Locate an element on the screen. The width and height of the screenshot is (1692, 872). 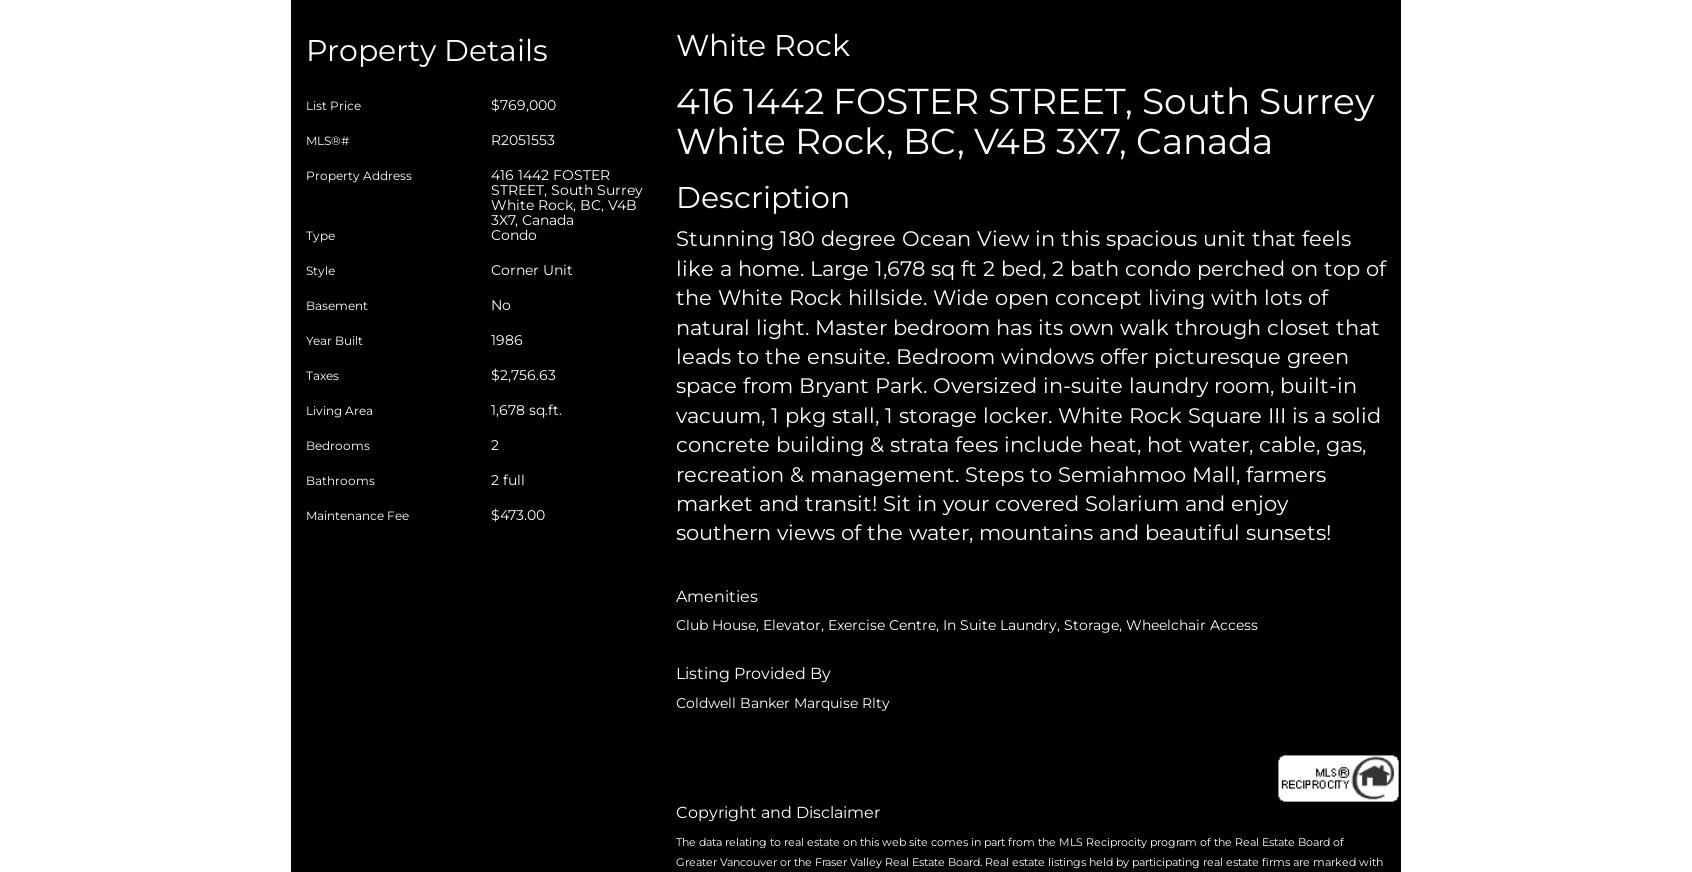
'Copyright and Disclaimer' is located at coordinates (777, 811).